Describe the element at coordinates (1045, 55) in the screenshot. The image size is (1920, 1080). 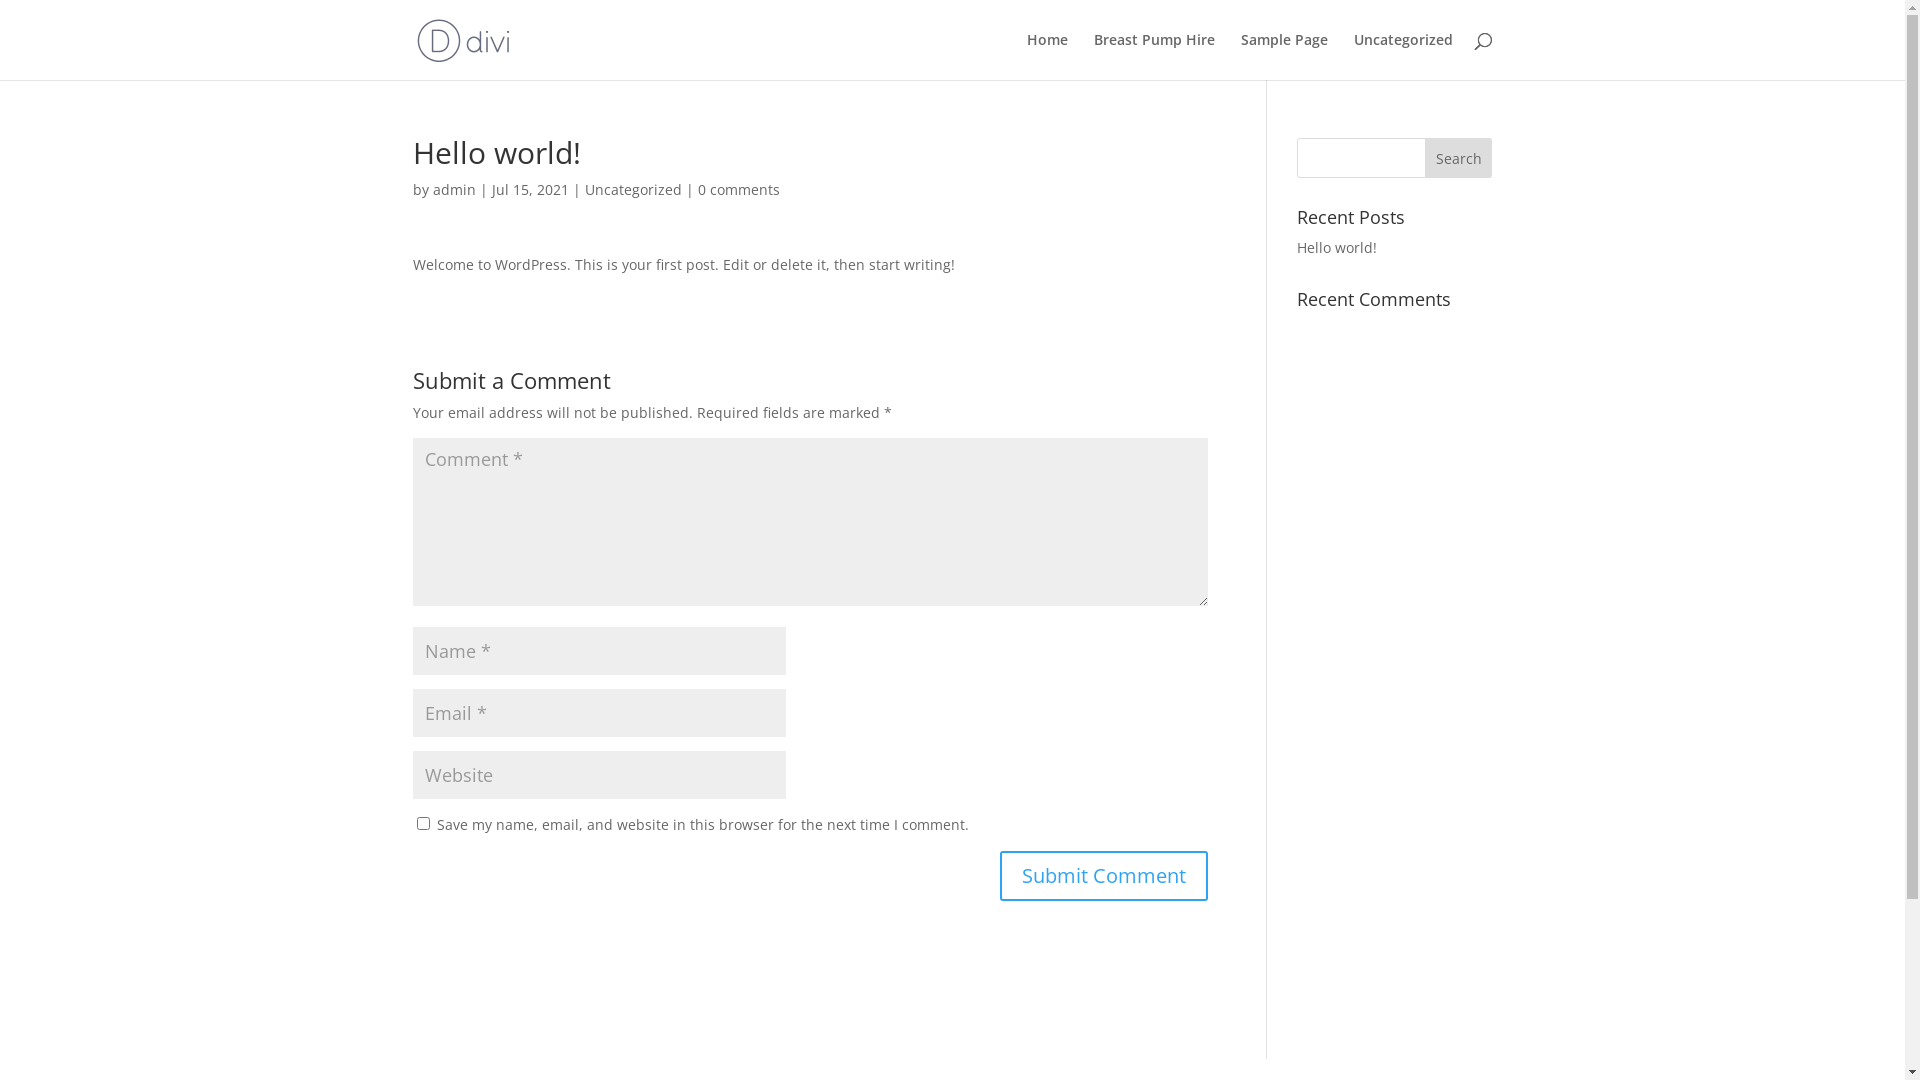
I see `'Home'` at that location.